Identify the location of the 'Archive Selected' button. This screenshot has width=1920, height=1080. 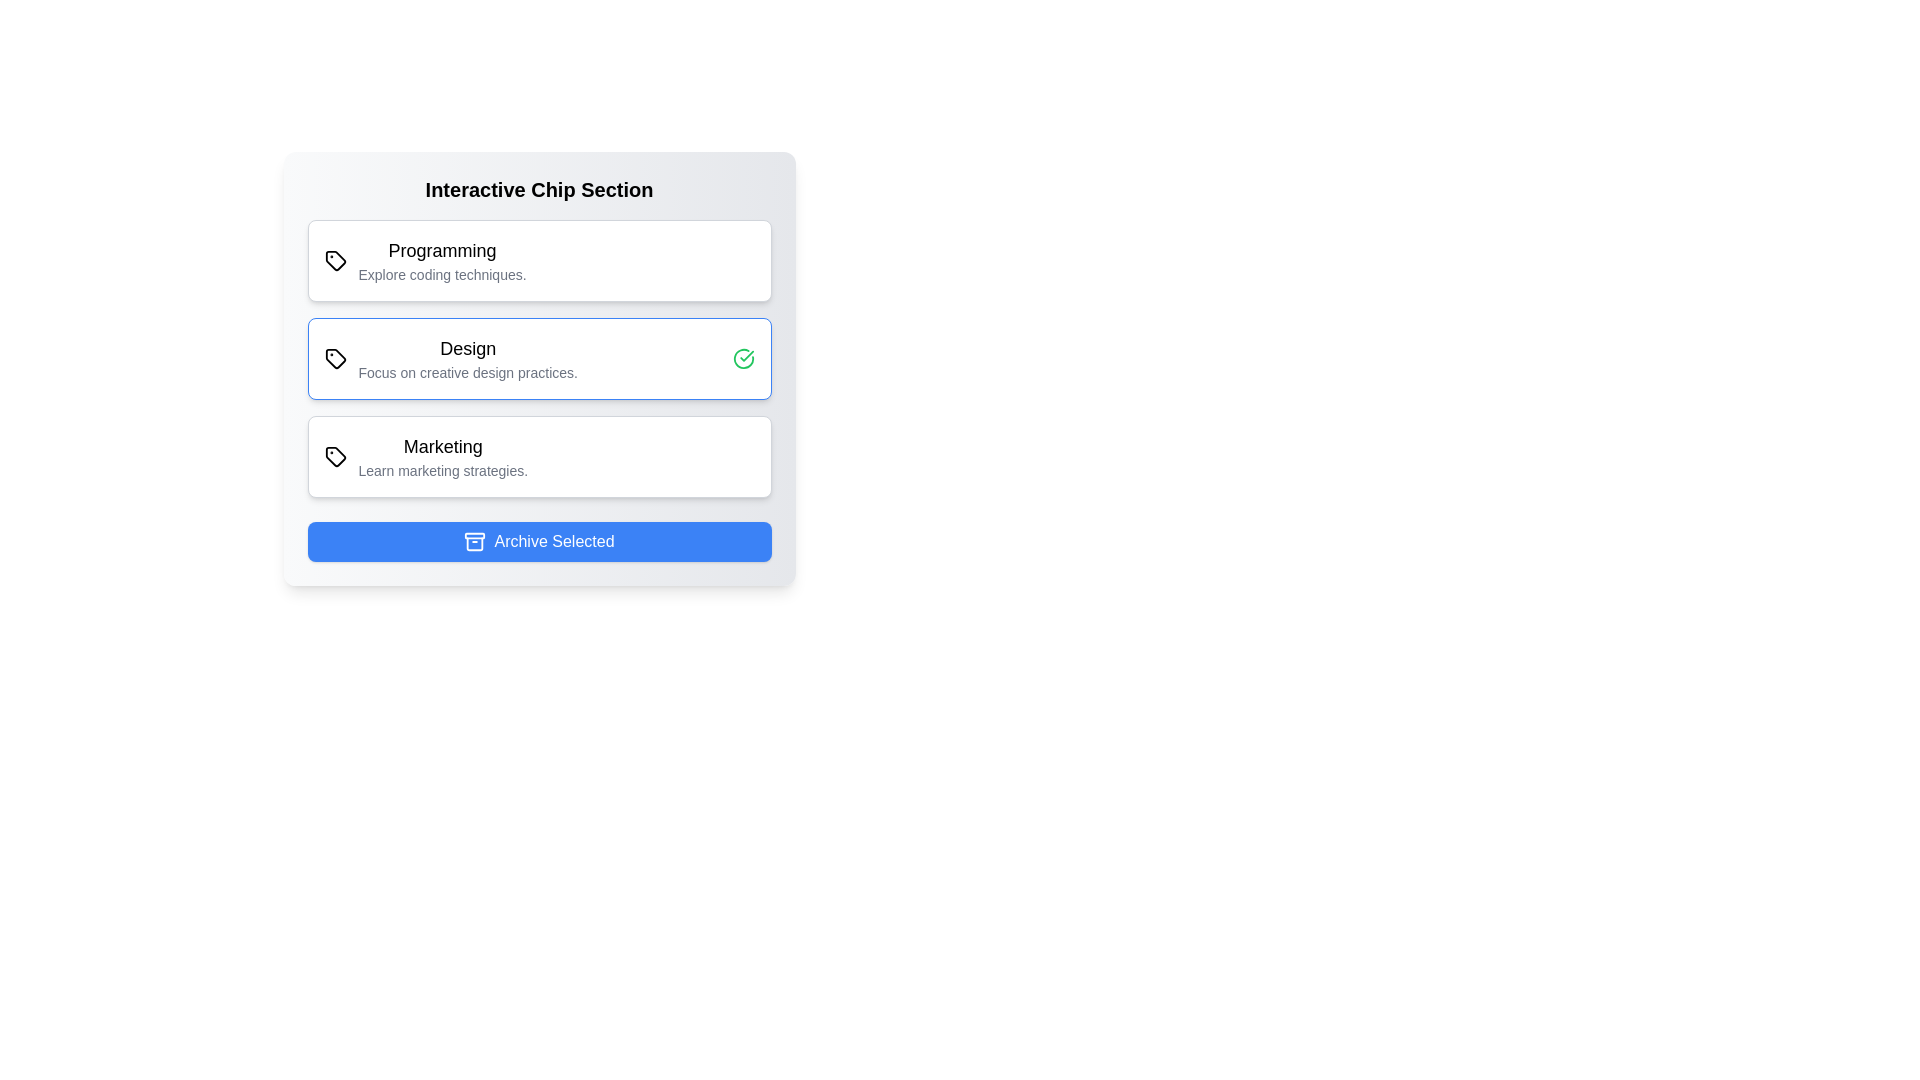
(539, 542).